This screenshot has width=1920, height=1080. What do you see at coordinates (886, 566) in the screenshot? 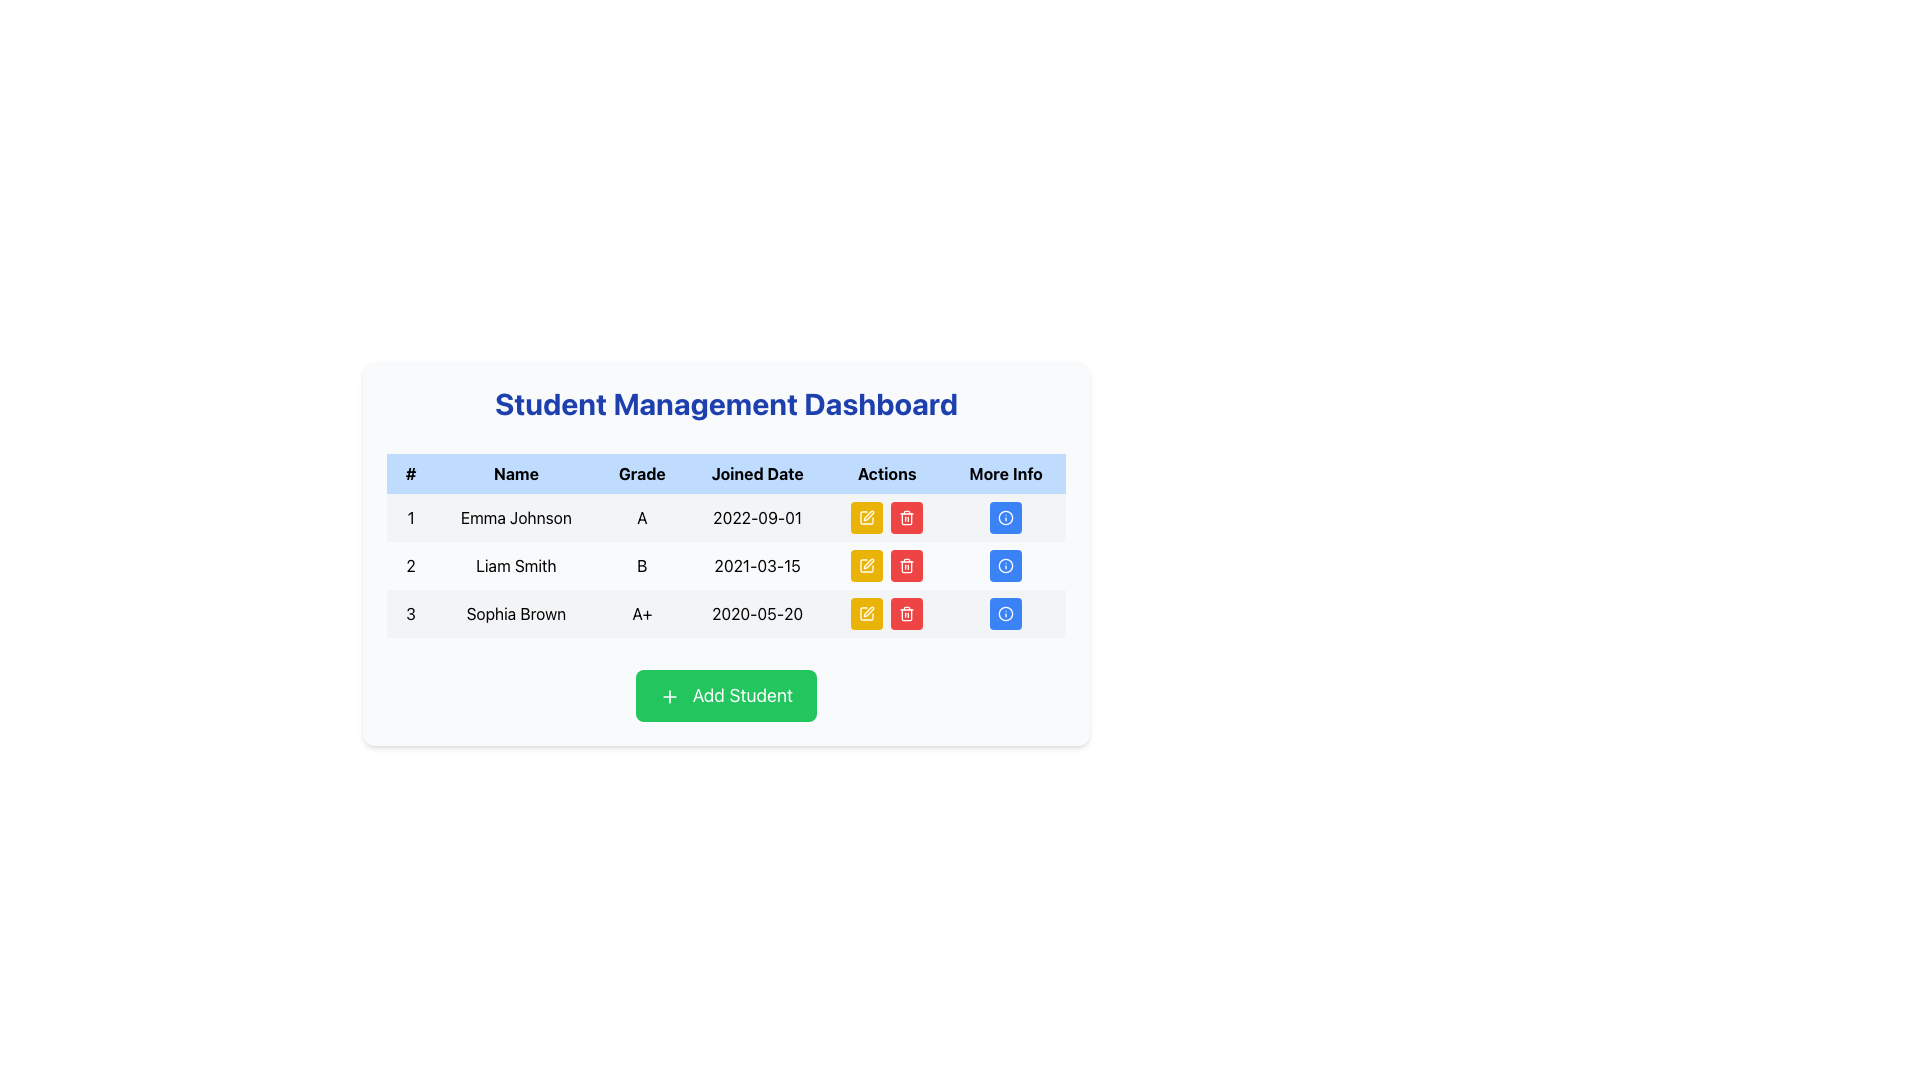
I see `the red trash bin icon located in the 'Actions' column of the second row of the table corresponding to the entry with the name 'Liam Smith'` at bounding box center [886, 566].